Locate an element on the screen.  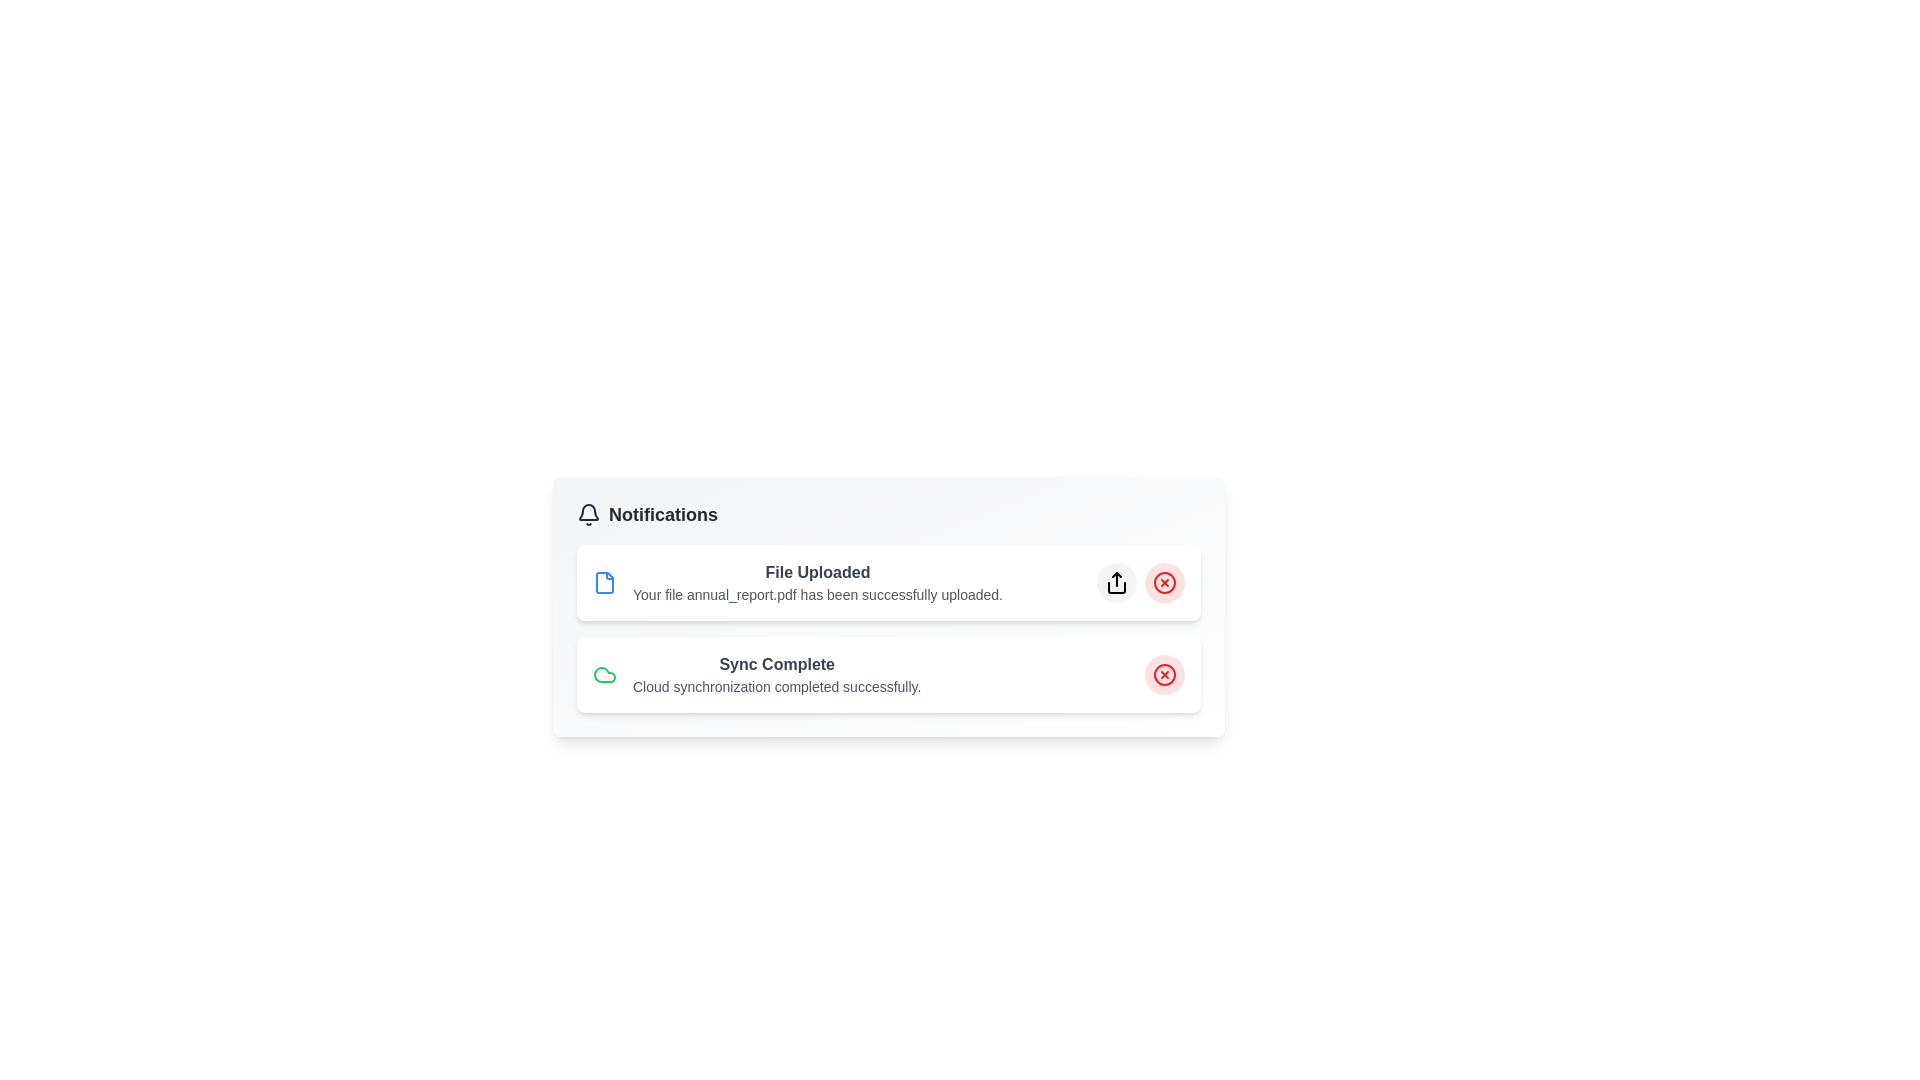
the notification item that states 'Sync Complete' is located at coordinates (776, 675).